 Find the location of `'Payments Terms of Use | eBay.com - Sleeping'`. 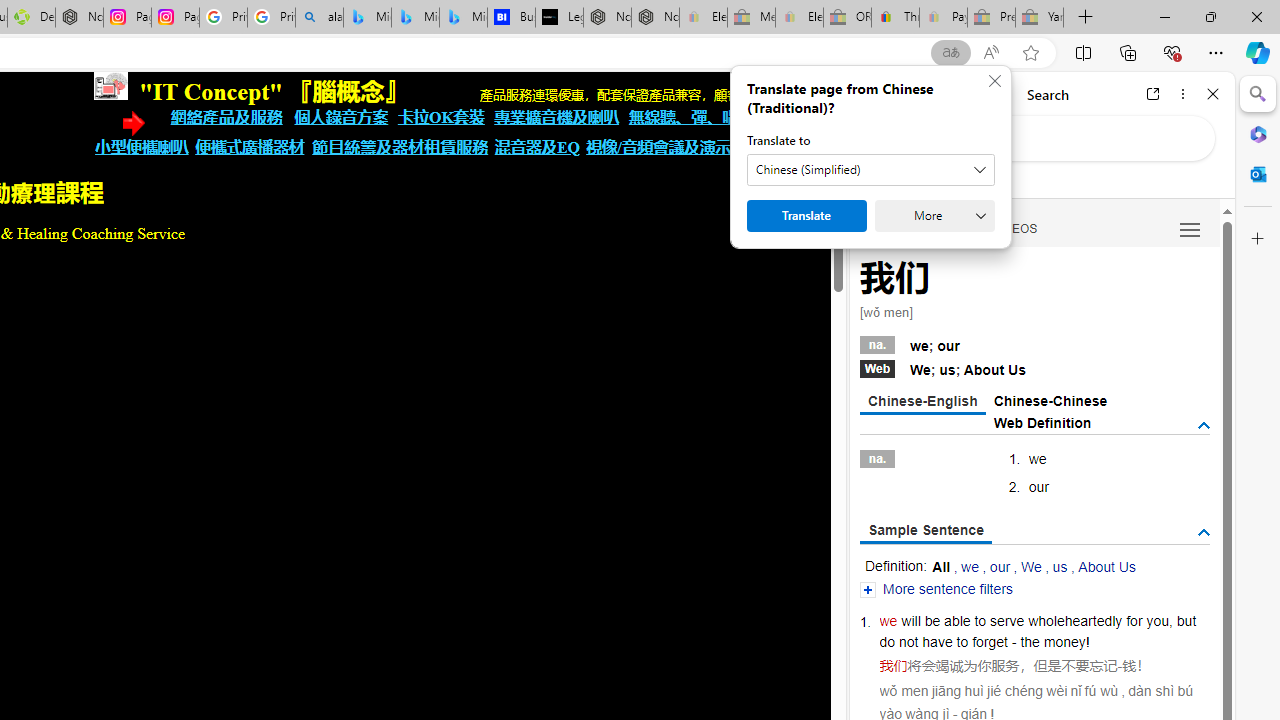

'Payments Terms of Use | eBay.com - Sleeping' is located at coordinates (942, 17).